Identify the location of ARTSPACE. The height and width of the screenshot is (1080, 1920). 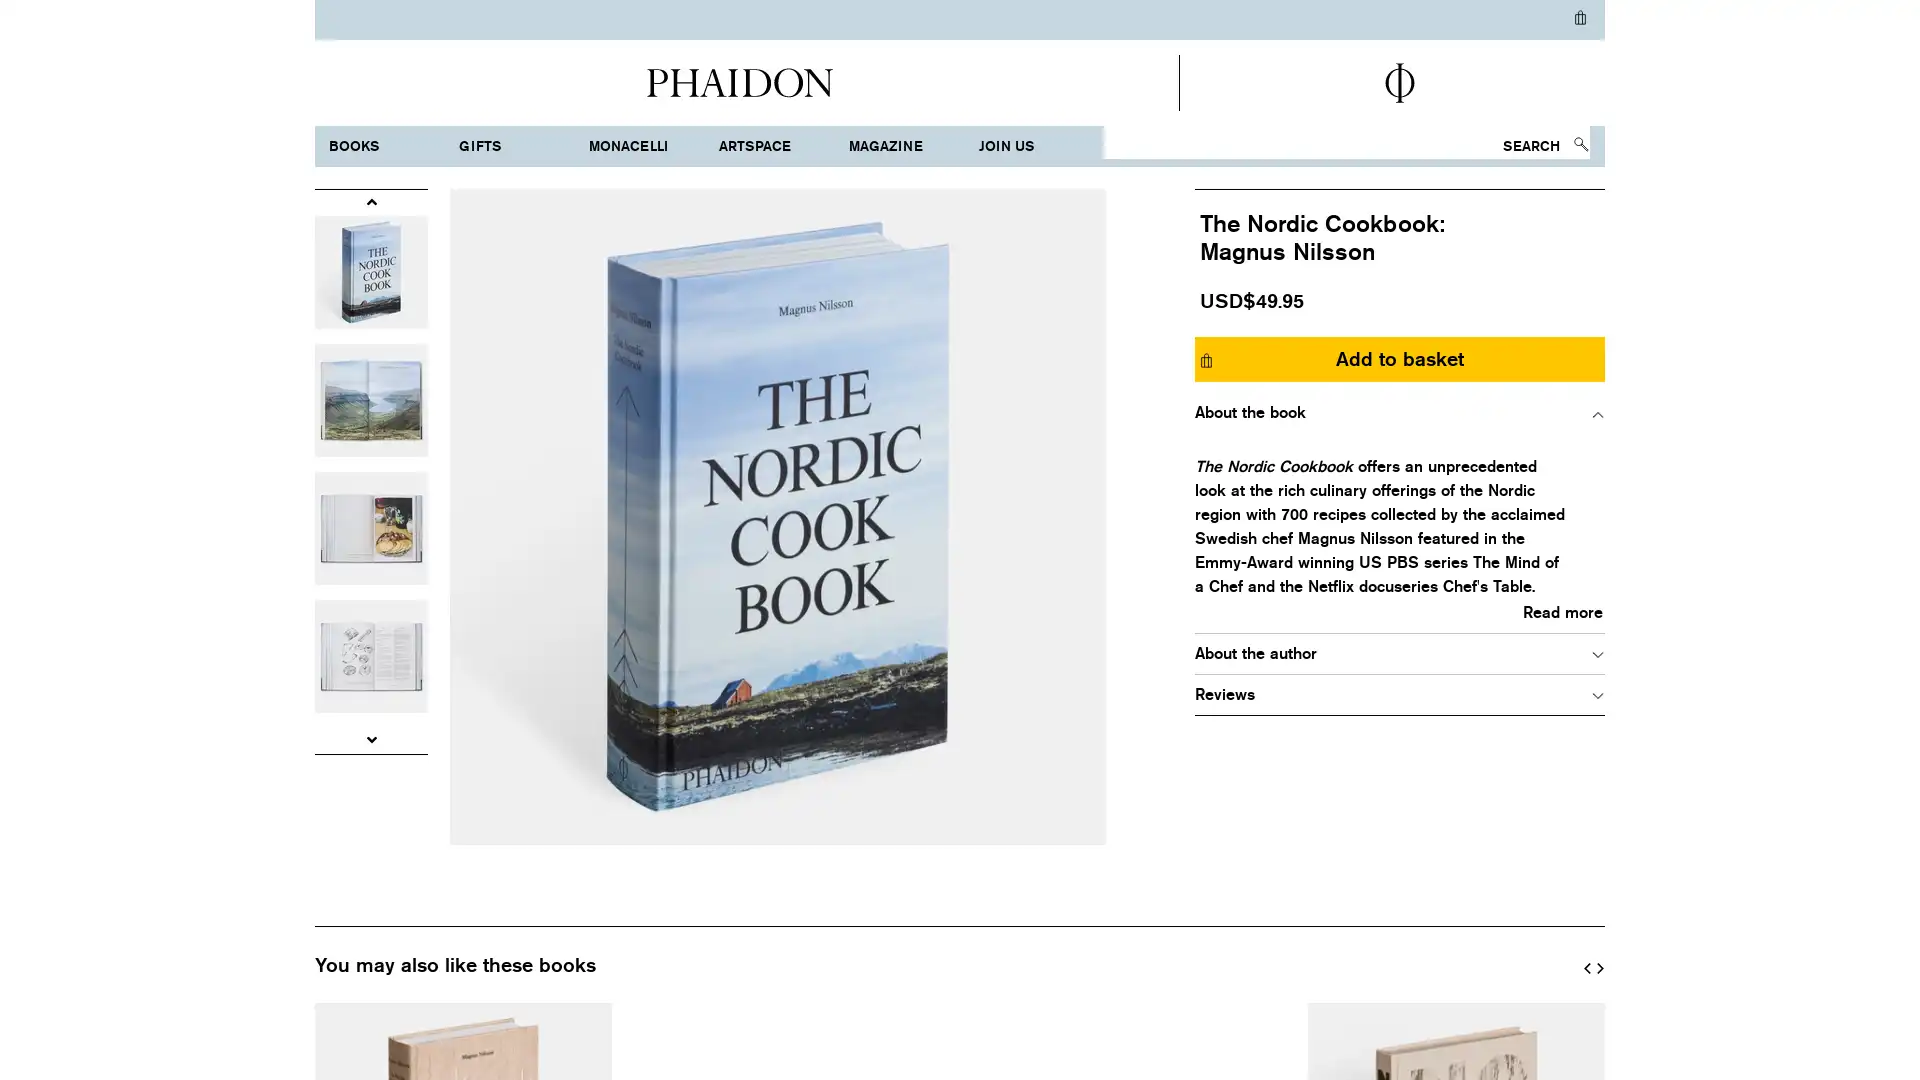
(777, 144).